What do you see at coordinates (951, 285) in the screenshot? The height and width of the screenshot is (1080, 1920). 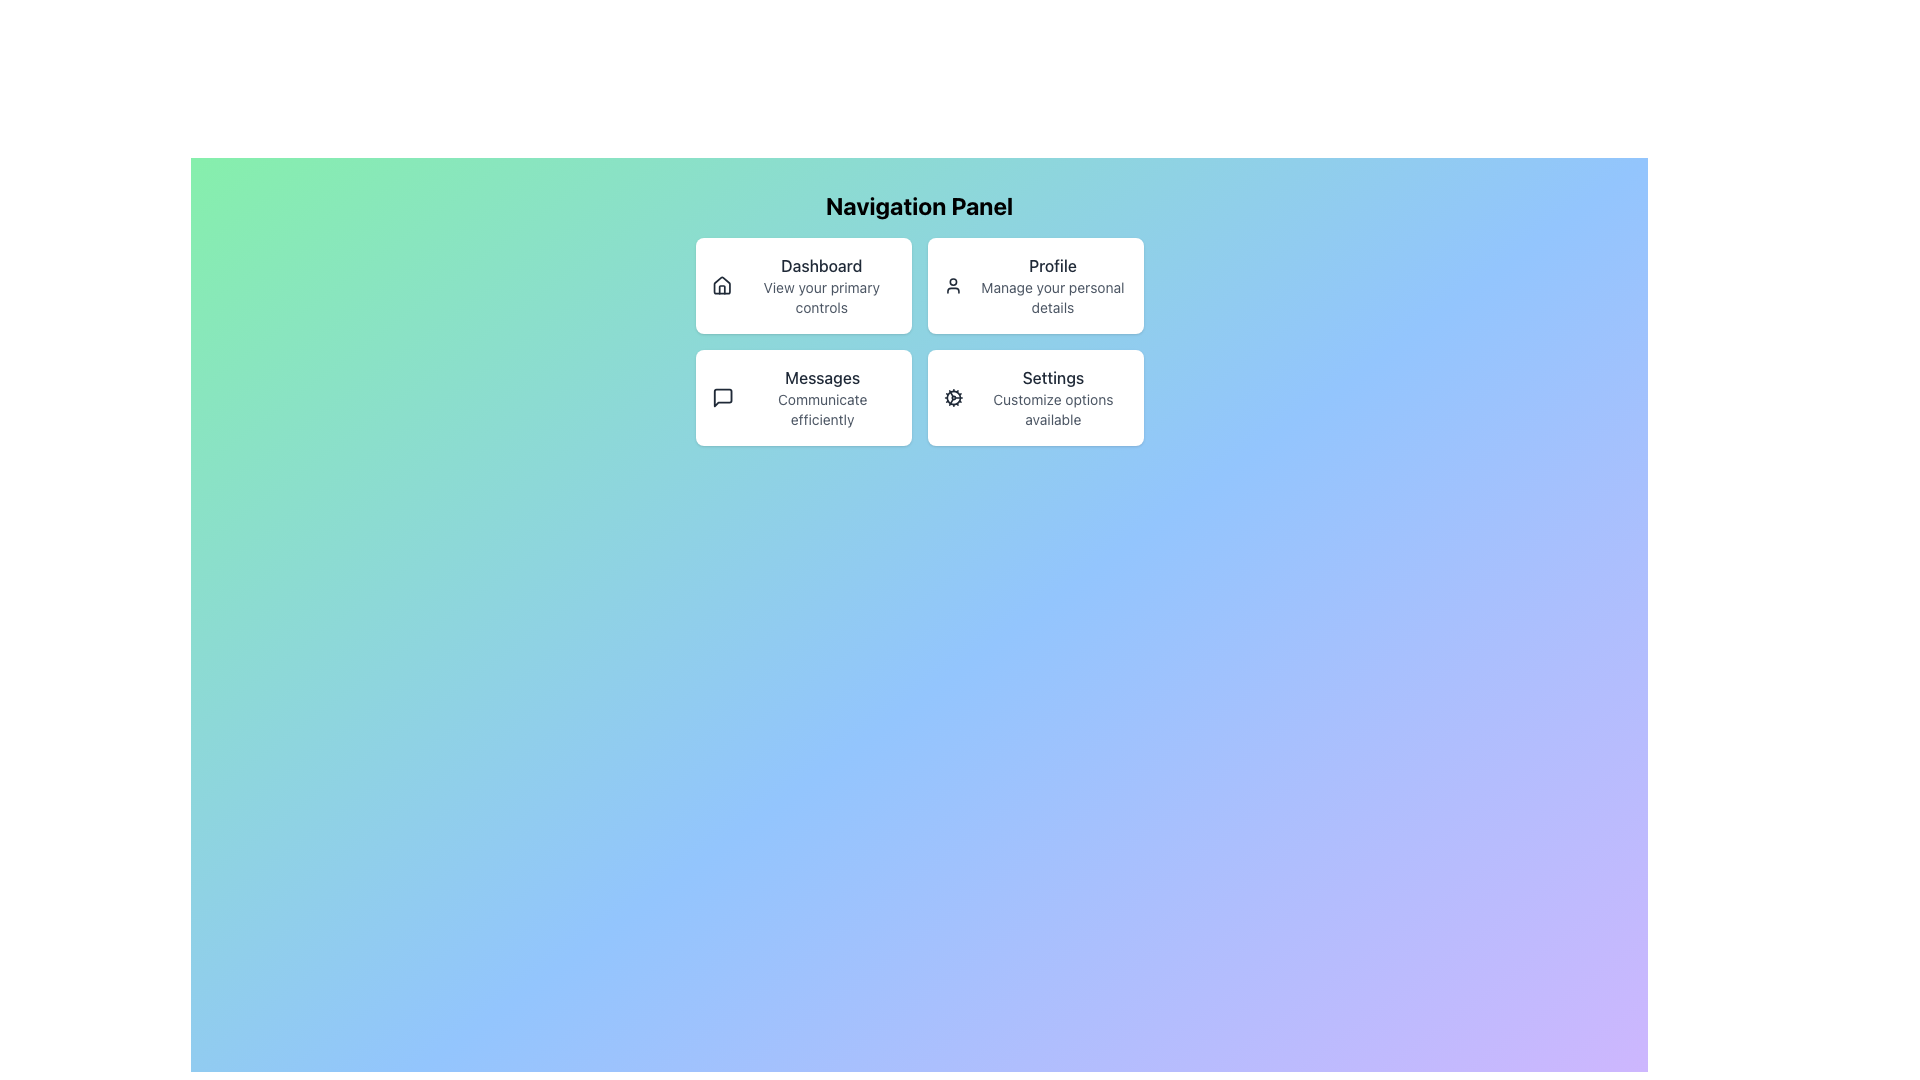 I see `the 'Profile' icon located in the top-right section of the interface, directly above the text 'Profile' and 'Manage your personal details.'` at bounding box center [951, 285].